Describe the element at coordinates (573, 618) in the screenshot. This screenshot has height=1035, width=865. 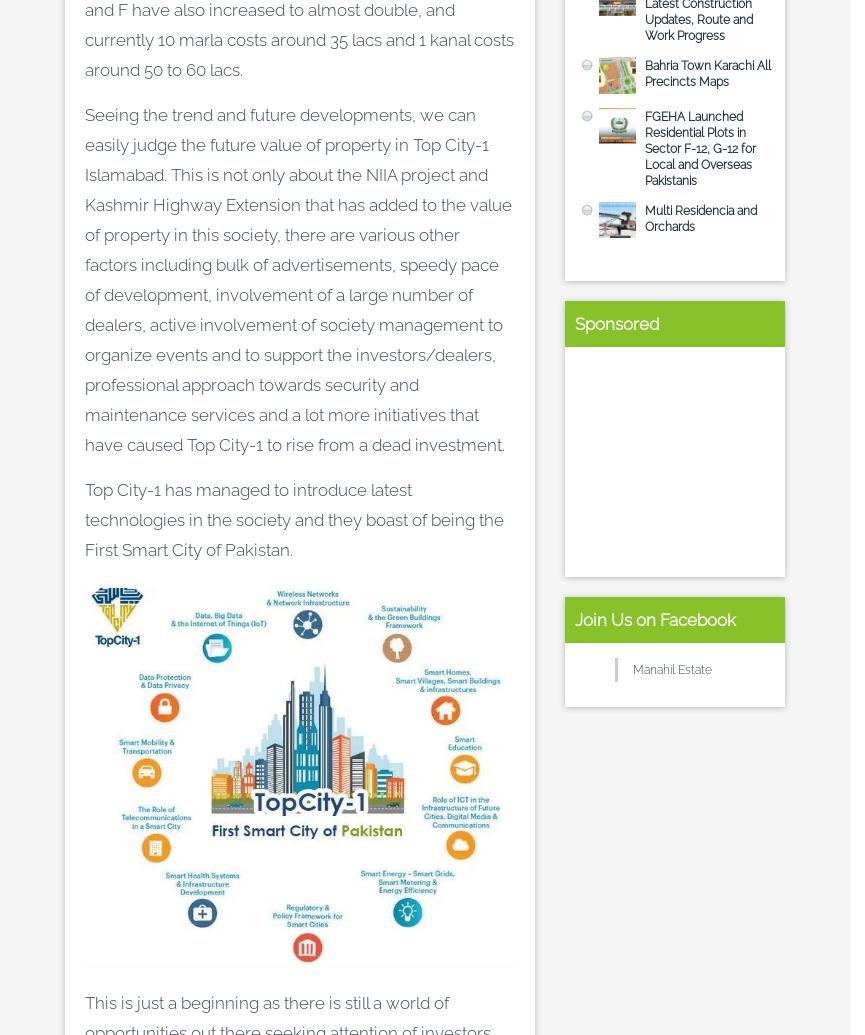
I see `'Join Us on Facebook'` at that location.